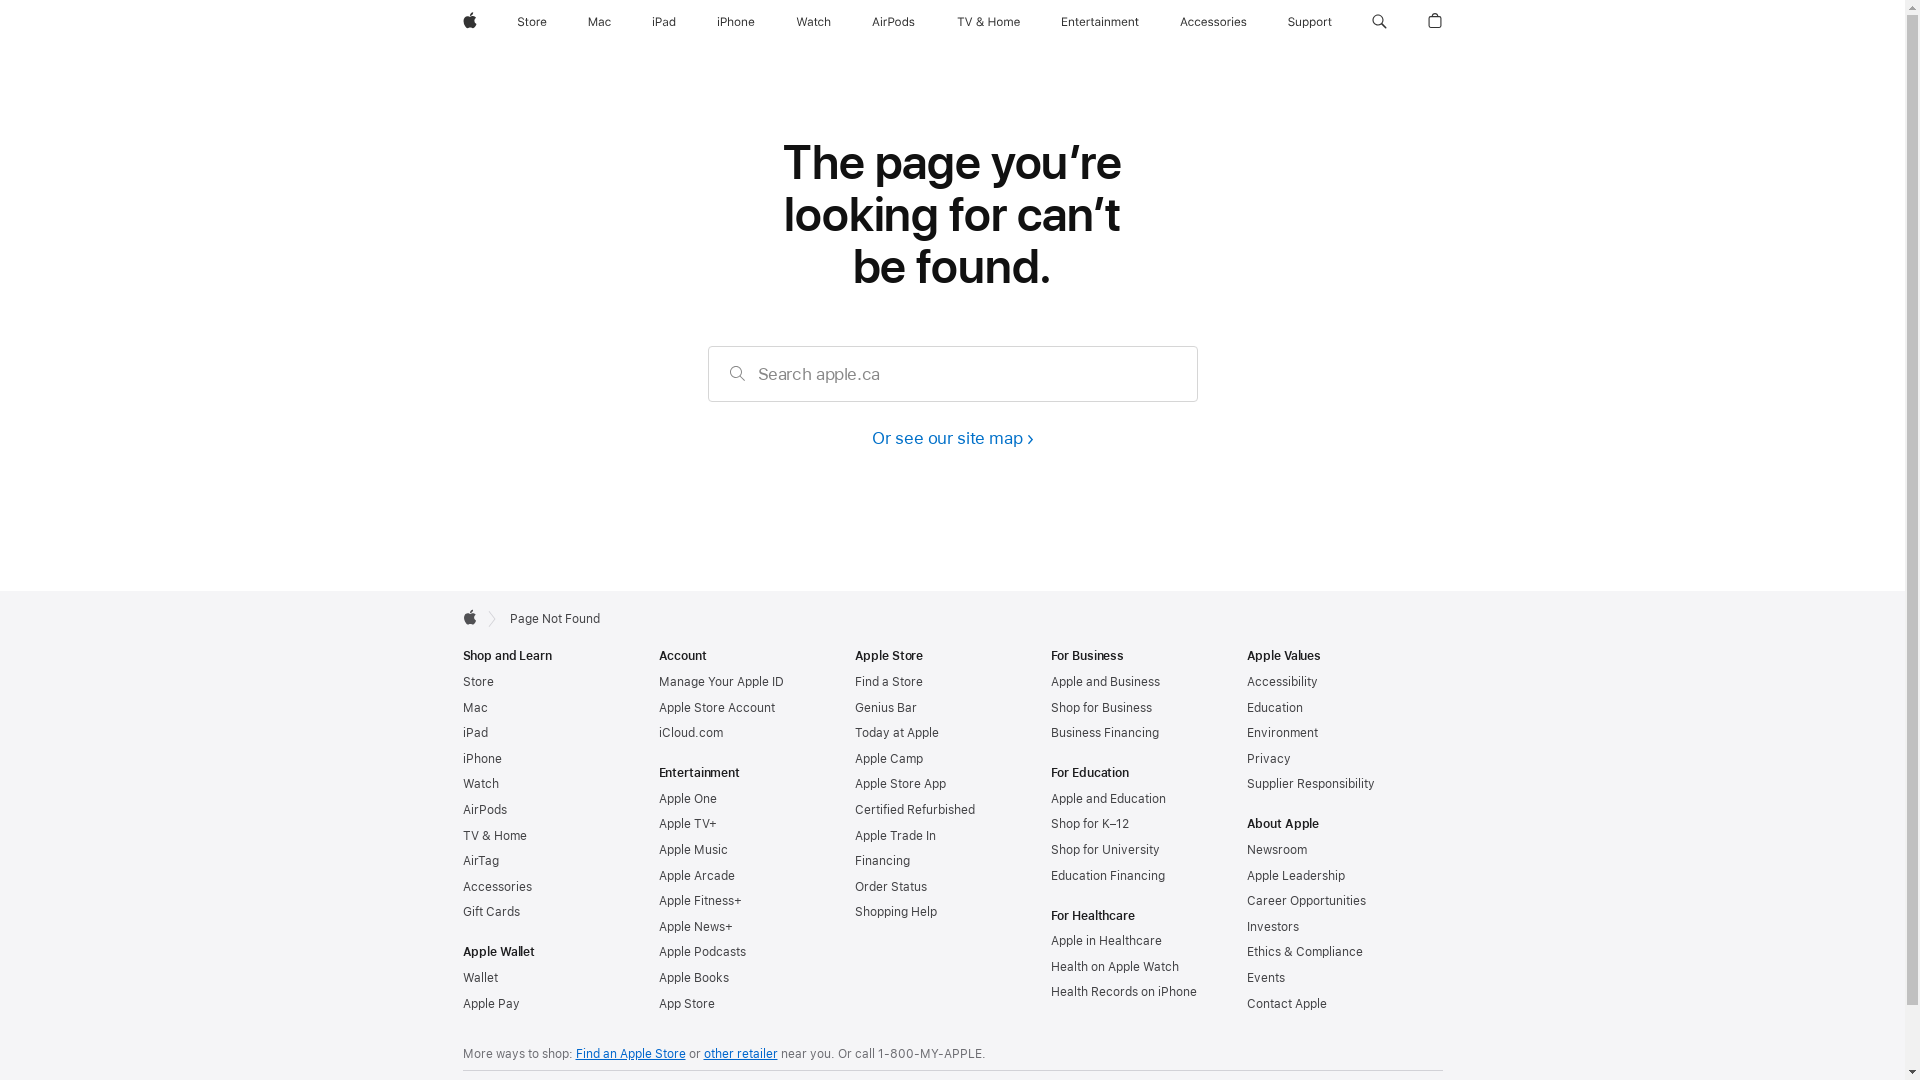 This screenshot has height=1080, width=1920. I want to click on 'Or see our site map', so click(950, 437).